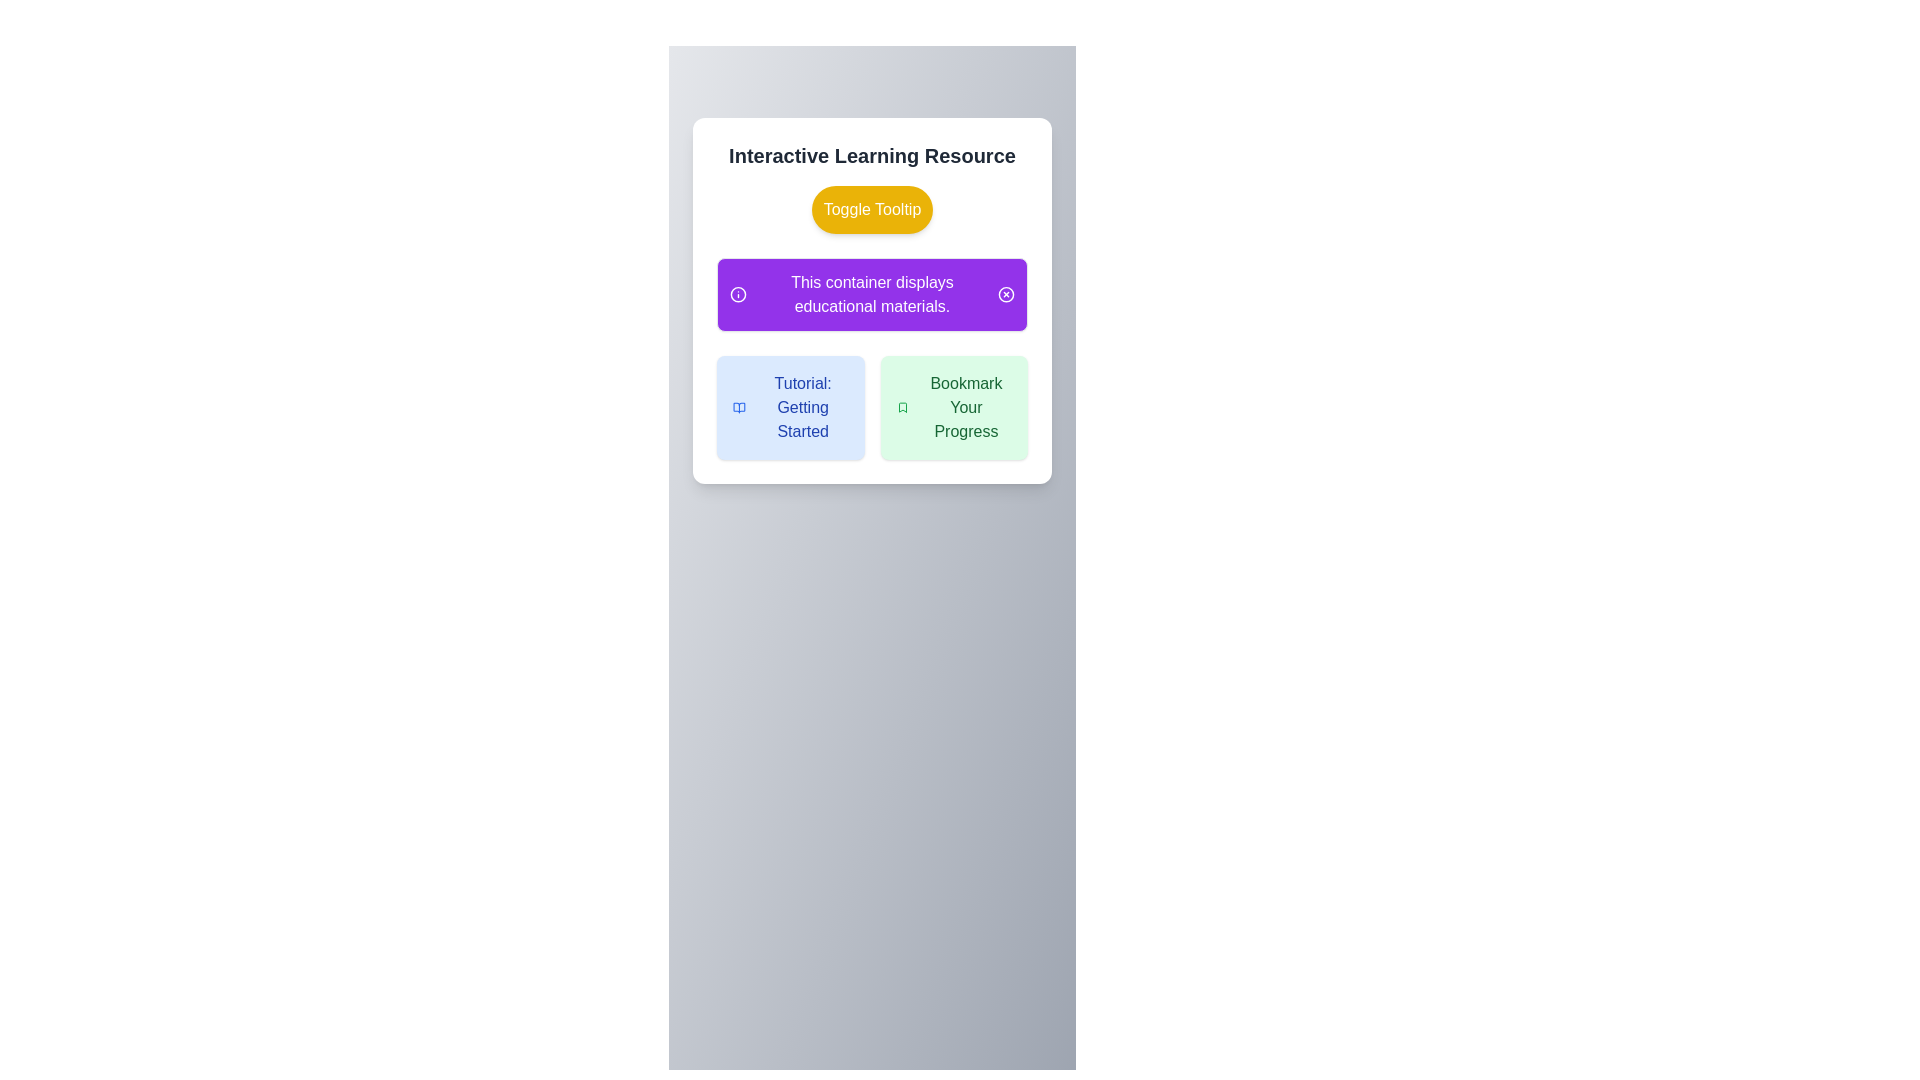 The height and width of the screenshot is (1080, 1920). I want to click on the circular close icon with a bold 'X' mark inside it, located at the rightmost side of the purple panel, so click(1006, 294).